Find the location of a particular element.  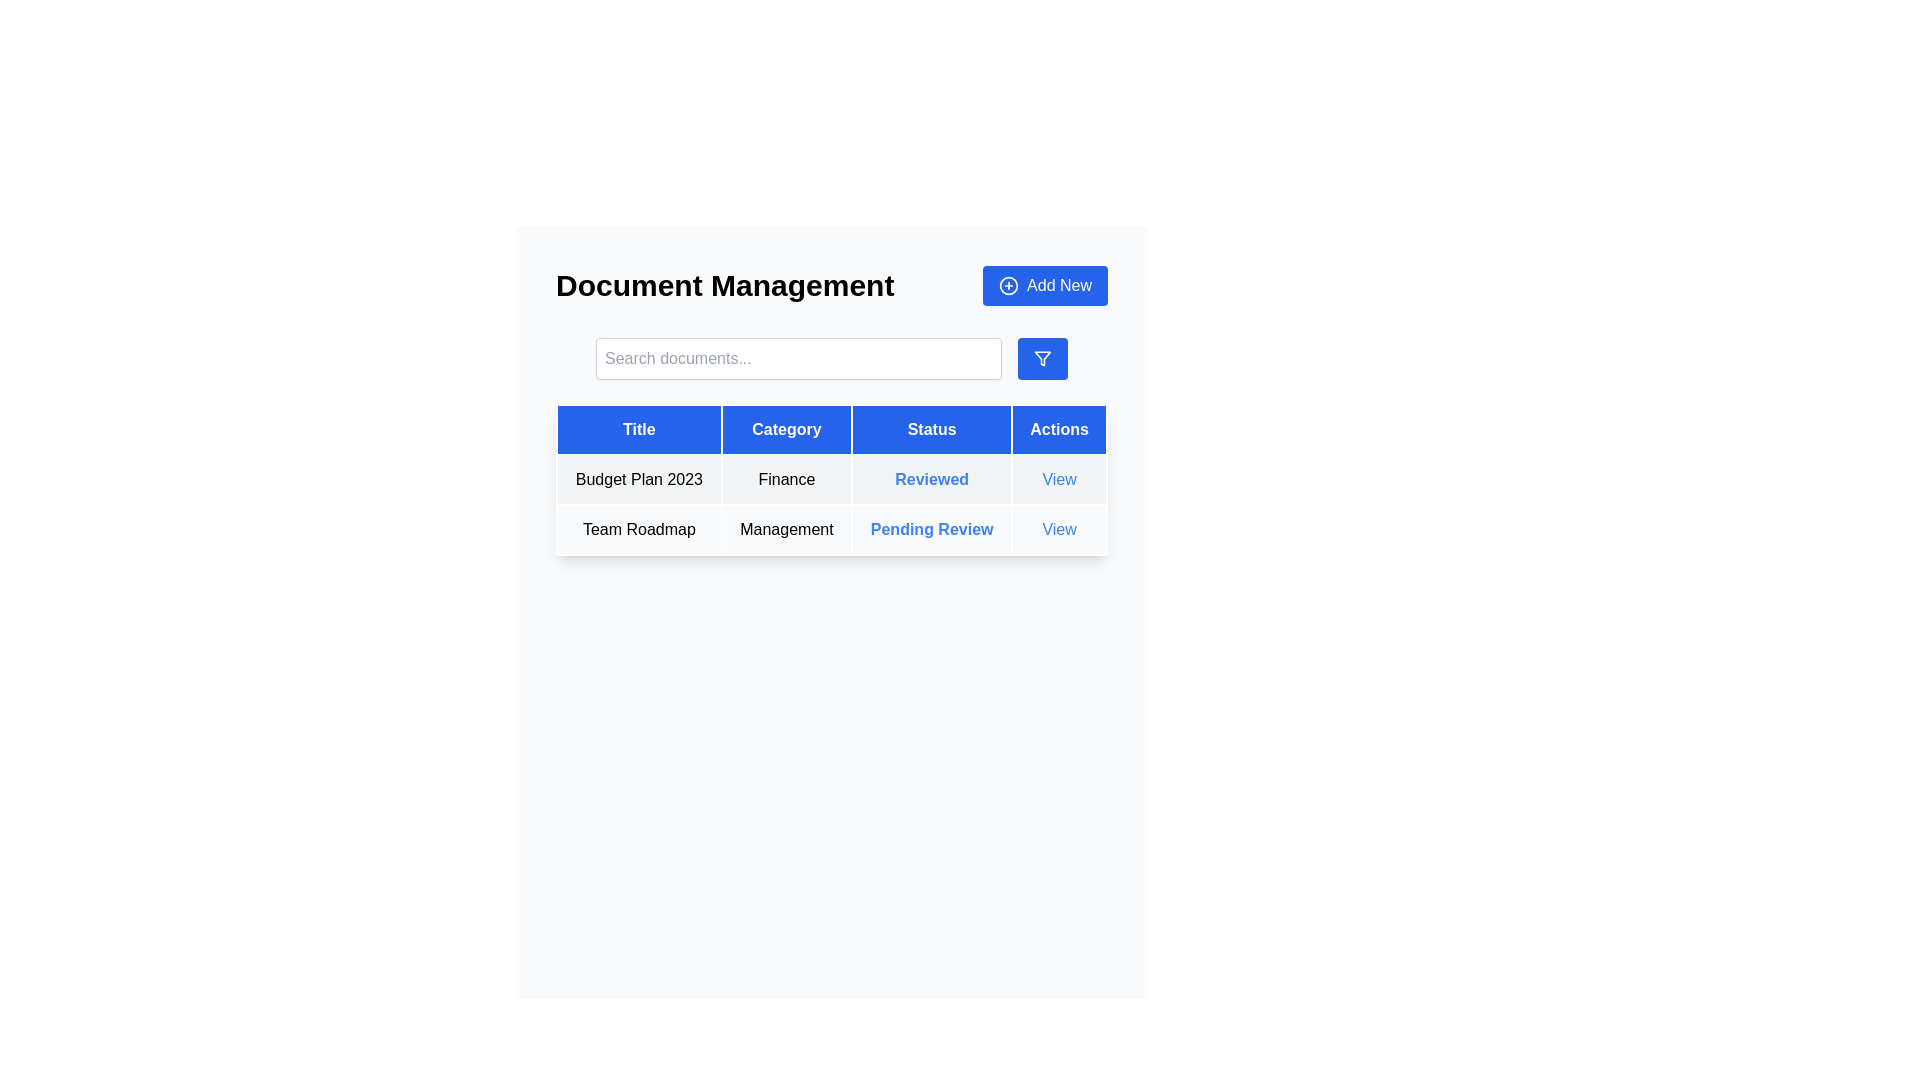

the hyperlink in the 'Actions' column of the budget plan table is located at coordinates (1058, 479).